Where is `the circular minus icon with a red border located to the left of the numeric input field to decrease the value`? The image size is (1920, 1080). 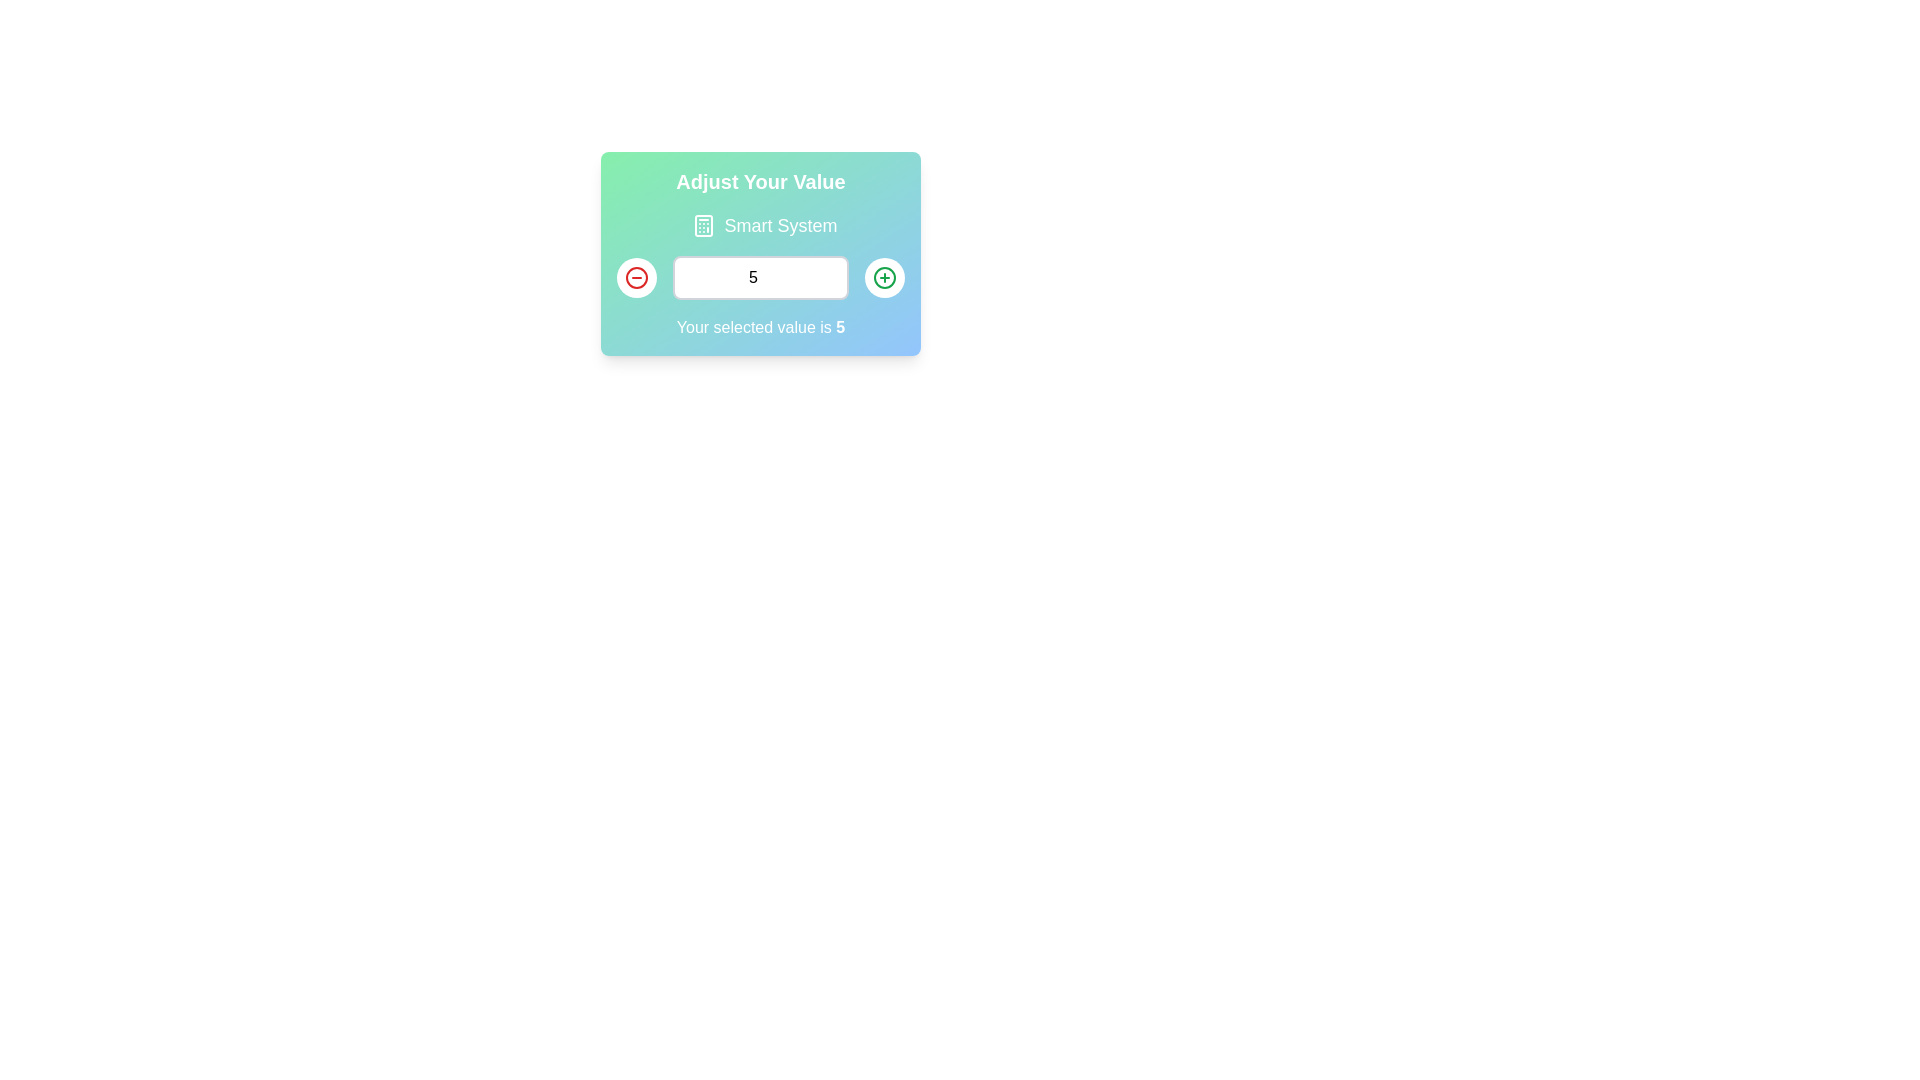
the circular minus icon with a red border located to the left of the numeric input field to decrease the value is located at coordinates (636, 277).